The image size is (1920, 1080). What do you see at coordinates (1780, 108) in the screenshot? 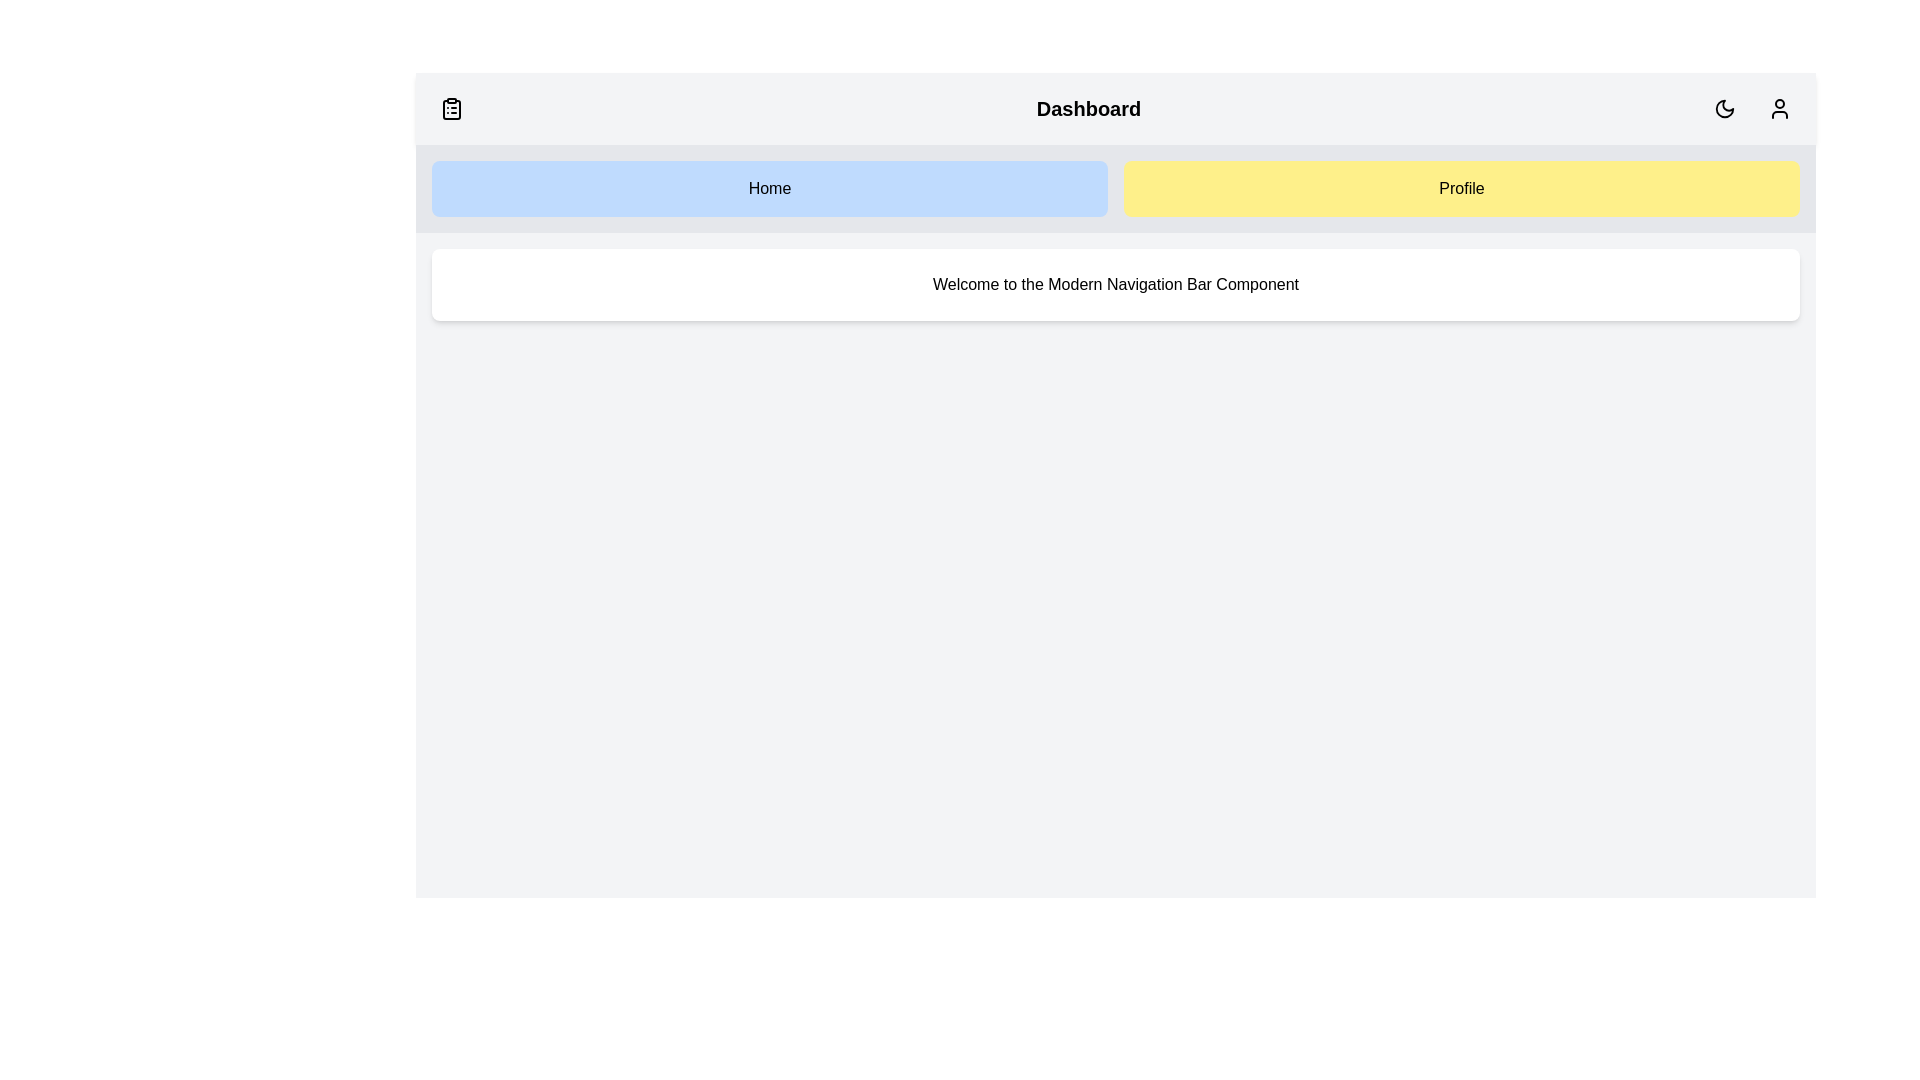
I see `the user profile icon to interact with the user profile` at bounding box center [1780, 108].